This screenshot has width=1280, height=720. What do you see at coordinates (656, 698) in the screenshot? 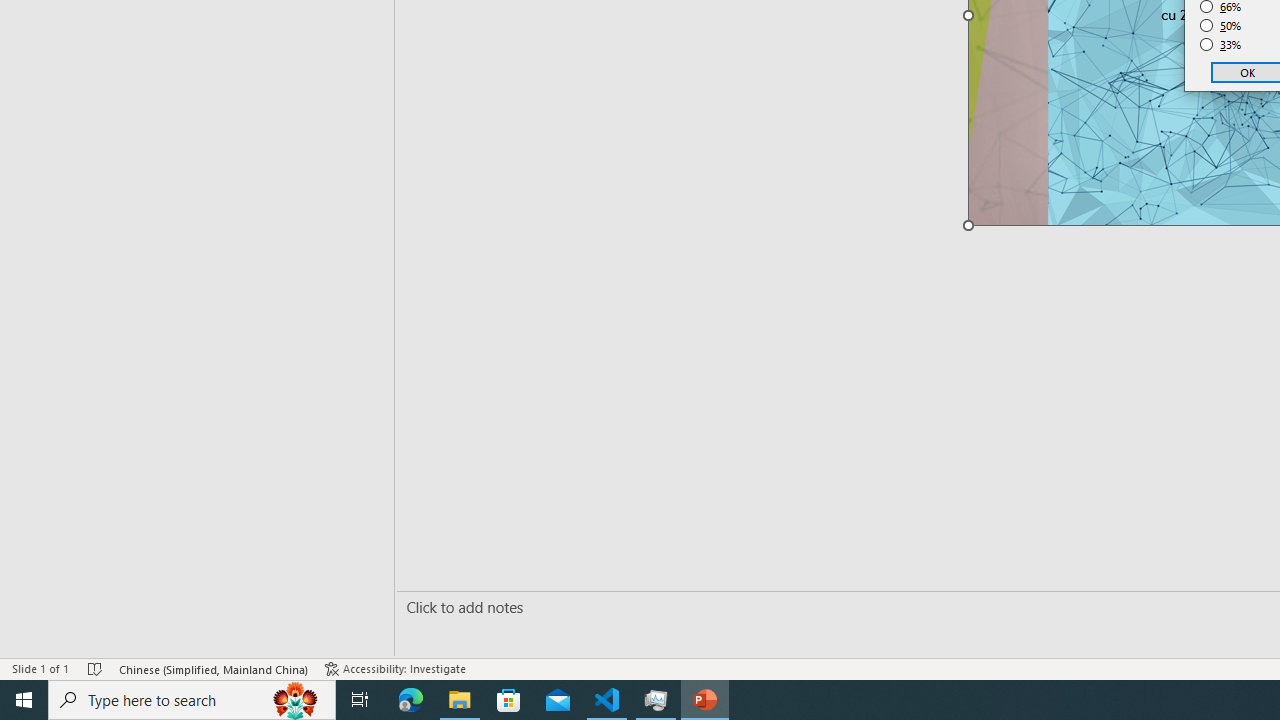
I see `'Task Manager - 1 running window'` at bounding box center [656, 698].